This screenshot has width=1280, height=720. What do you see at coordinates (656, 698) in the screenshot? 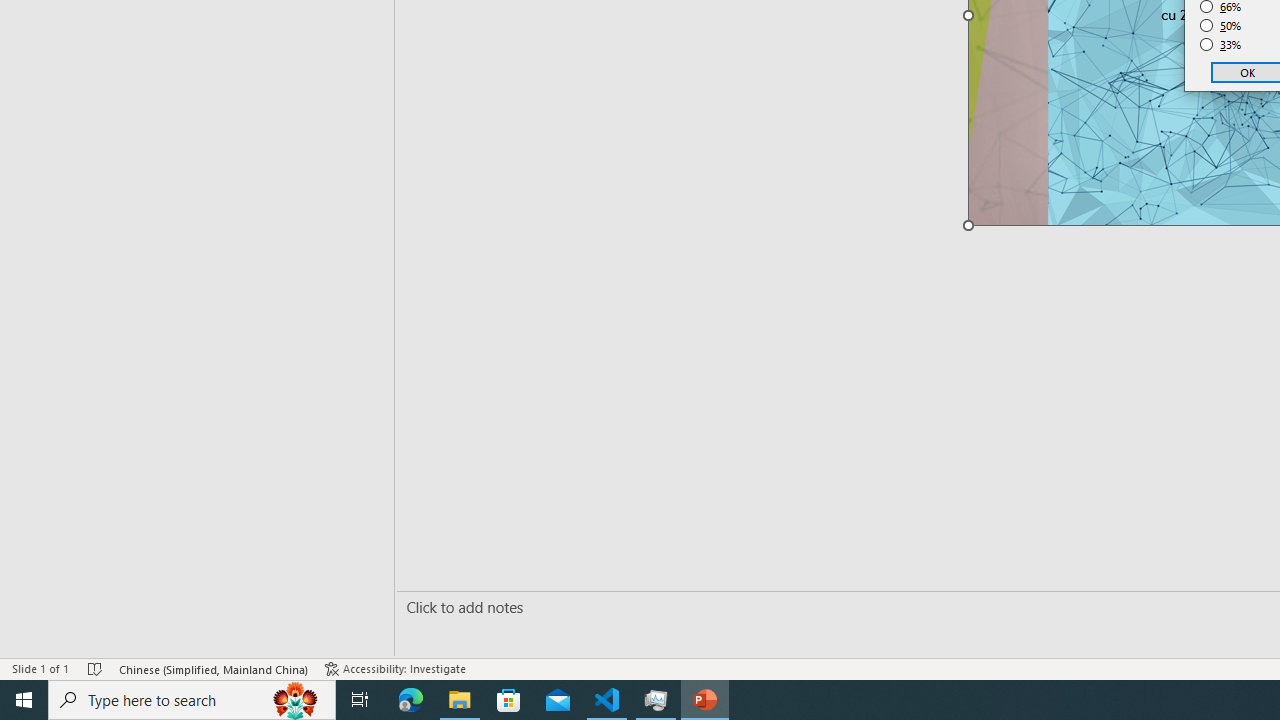
I see `'Task Manager - 1 running window'` at bounding box center [656, 698].